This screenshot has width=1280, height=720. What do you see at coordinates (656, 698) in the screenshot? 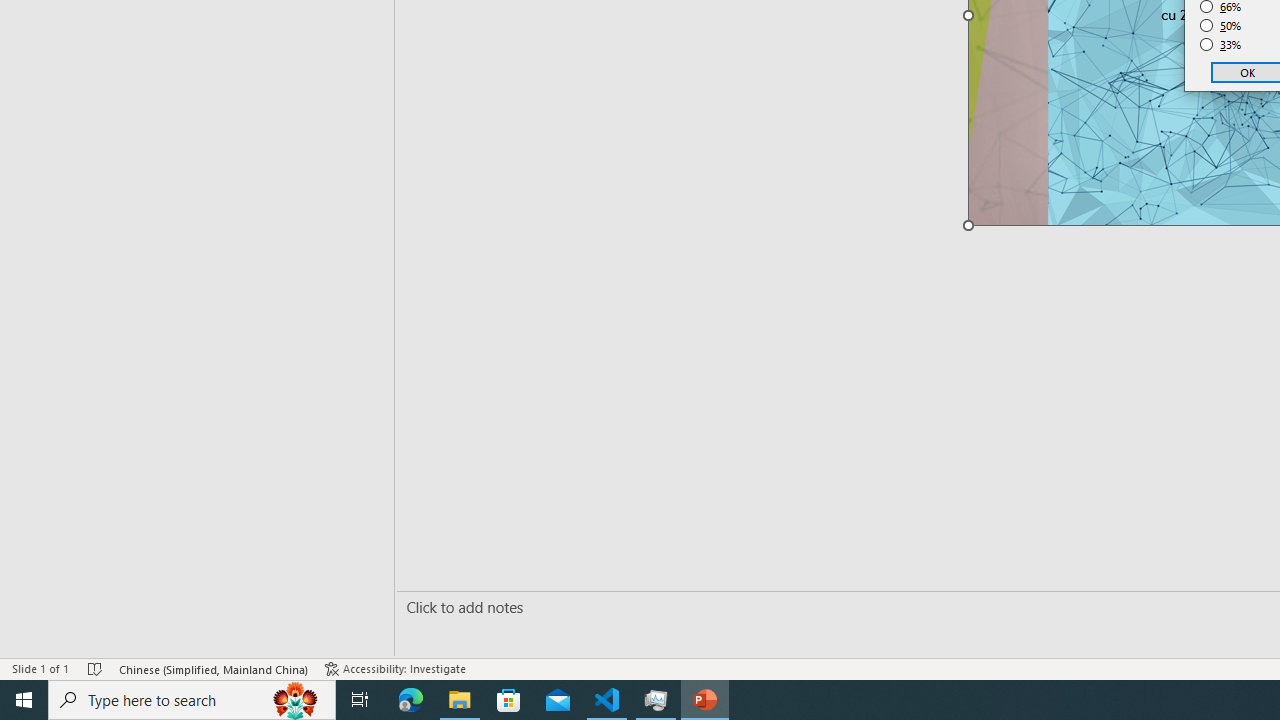
I see `'Task Manager - 1 running window'` at bounding box center [656, 698].